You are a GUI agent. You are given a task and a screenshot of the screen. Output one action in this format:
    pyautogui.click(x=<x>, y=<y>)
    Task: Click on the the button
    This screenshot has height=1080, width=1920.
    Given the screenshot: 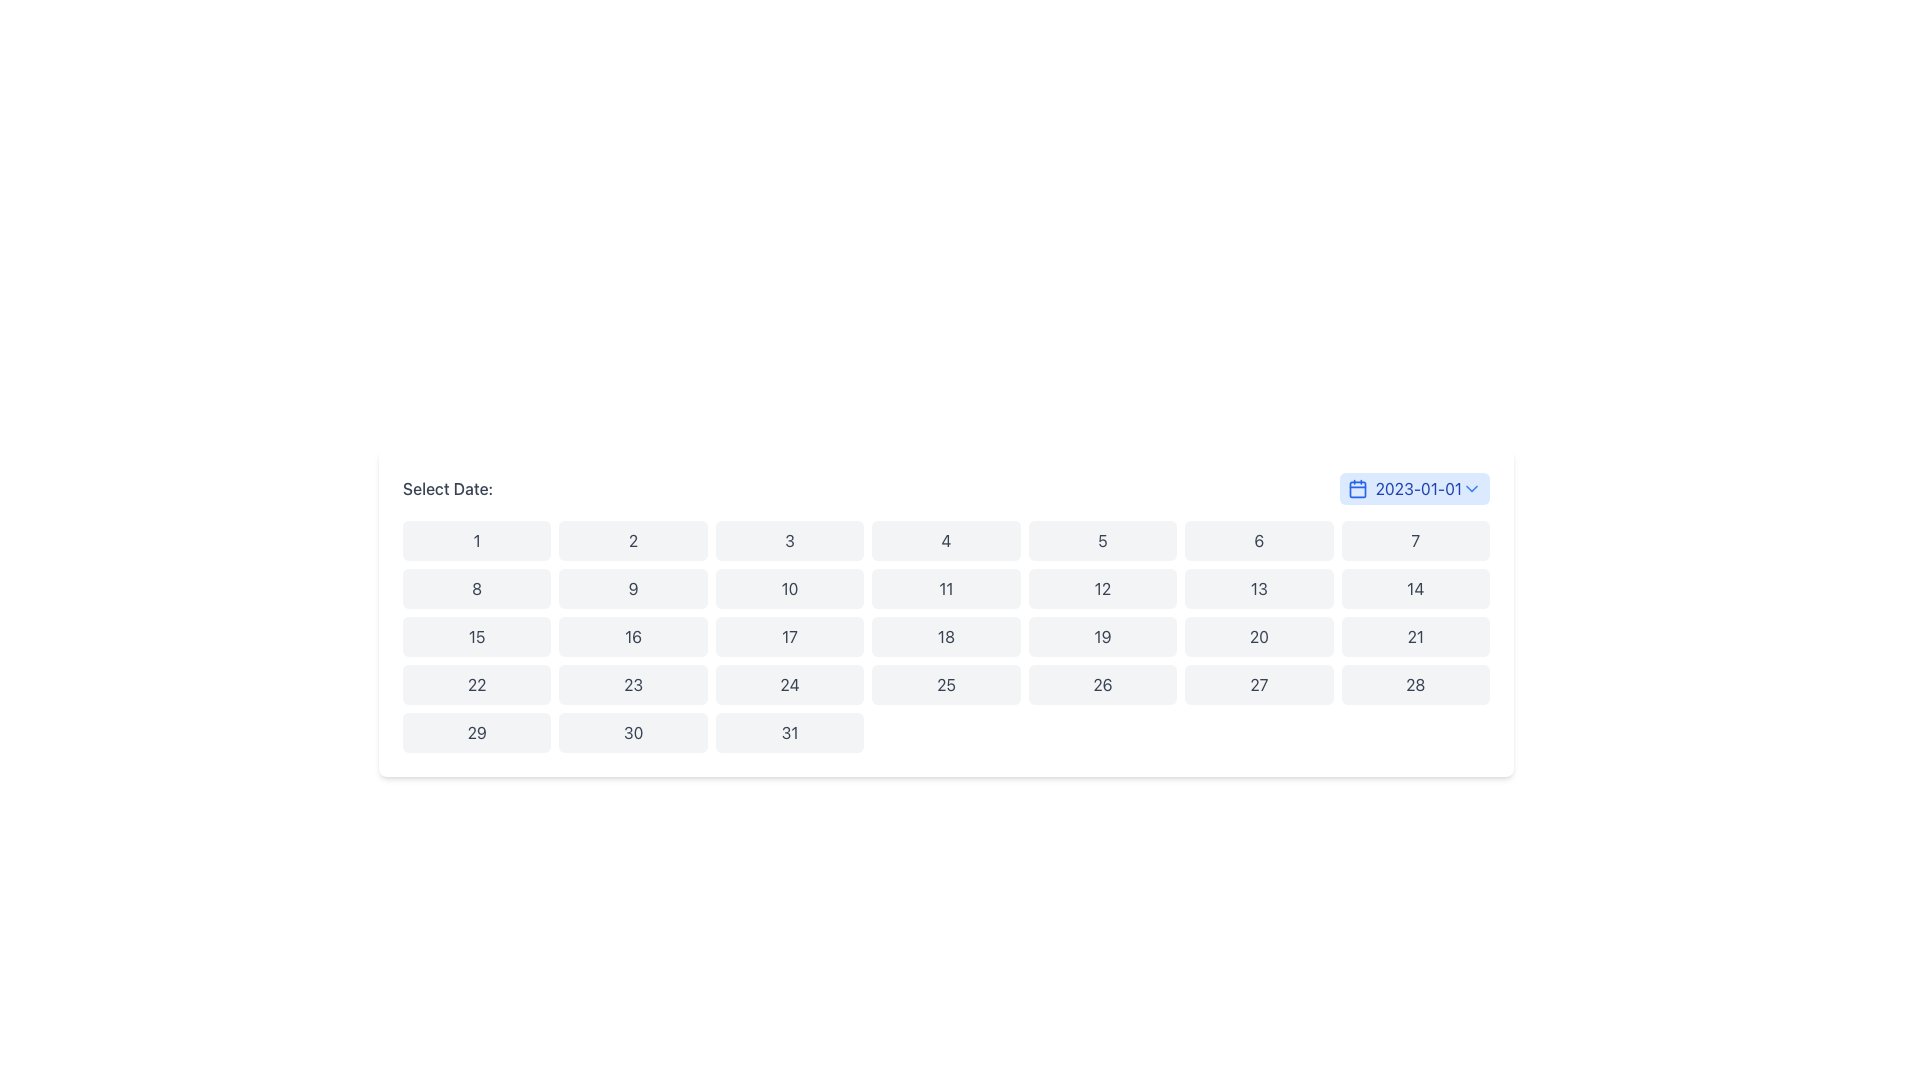 What is the action you would take?
    pyautogui.click(x=1257, y=636)
    